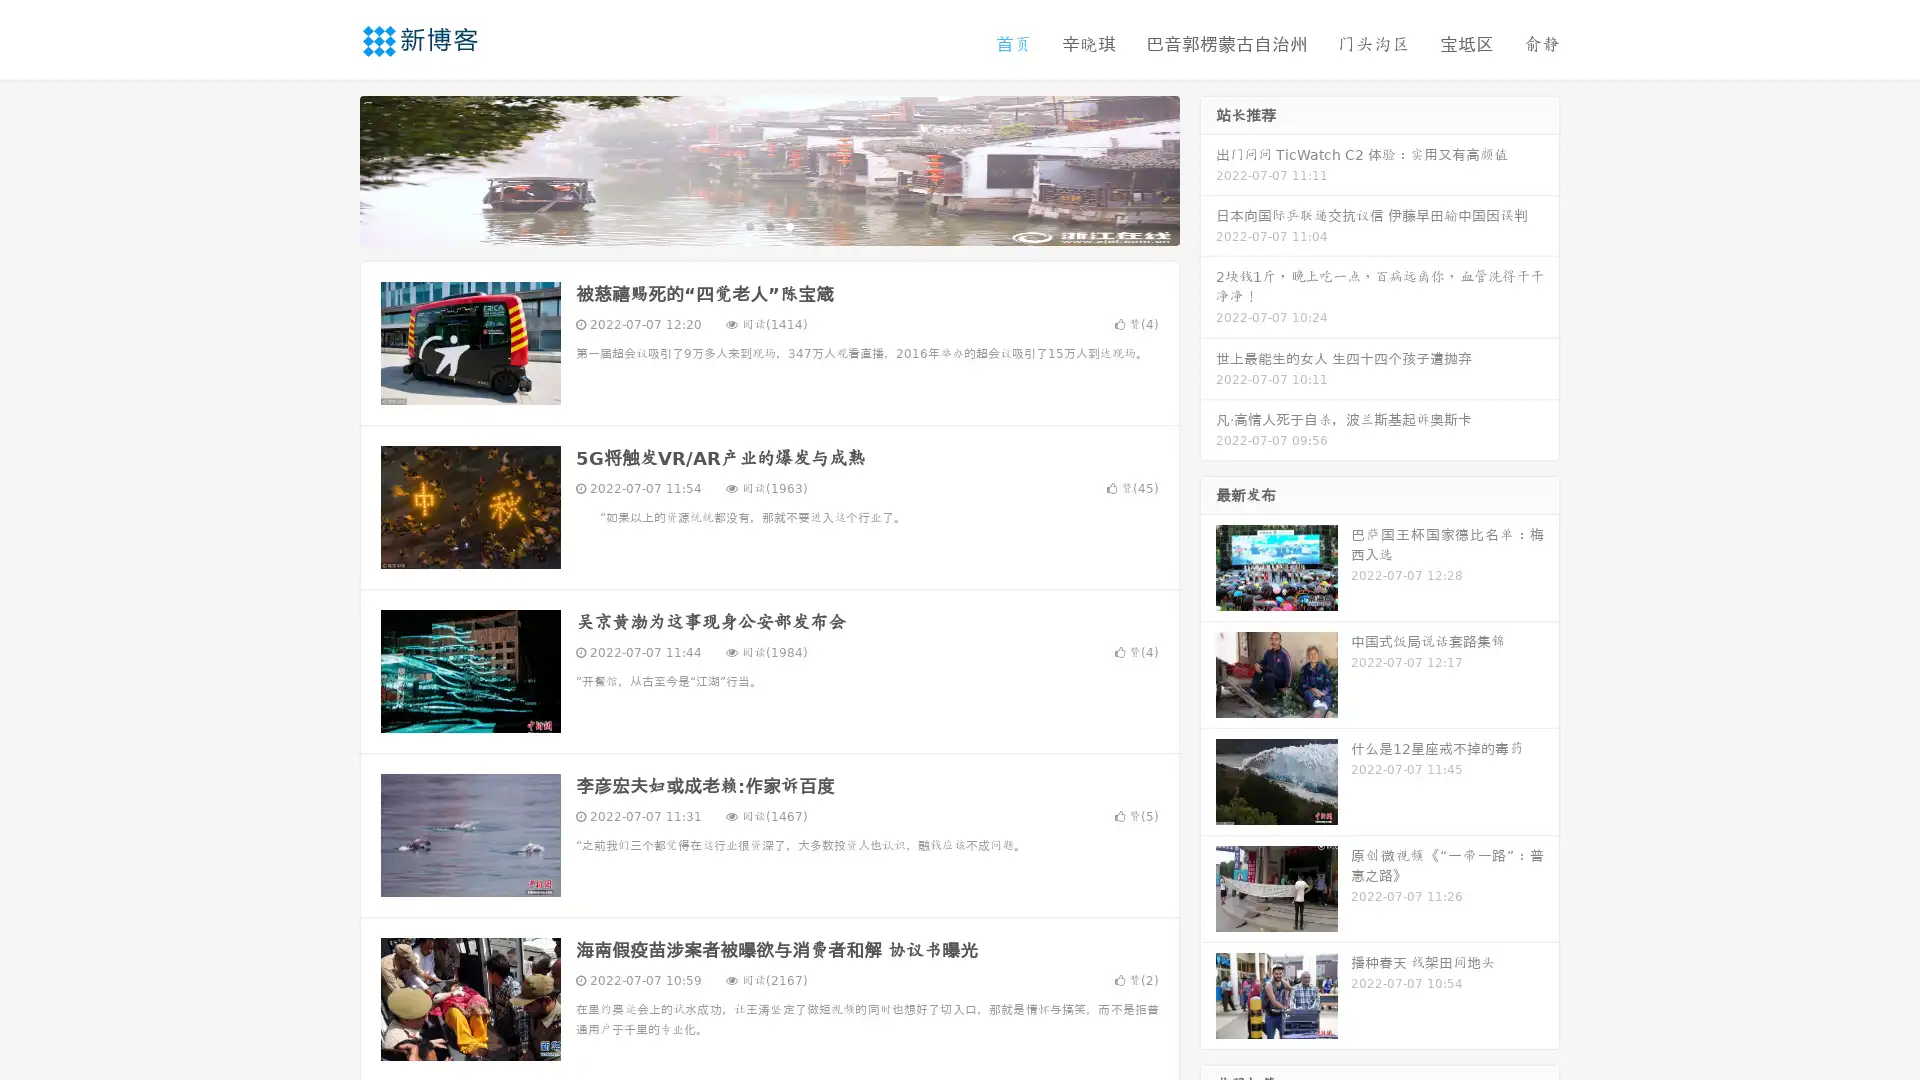  I want to click on Previous slide, so click(330, 168).